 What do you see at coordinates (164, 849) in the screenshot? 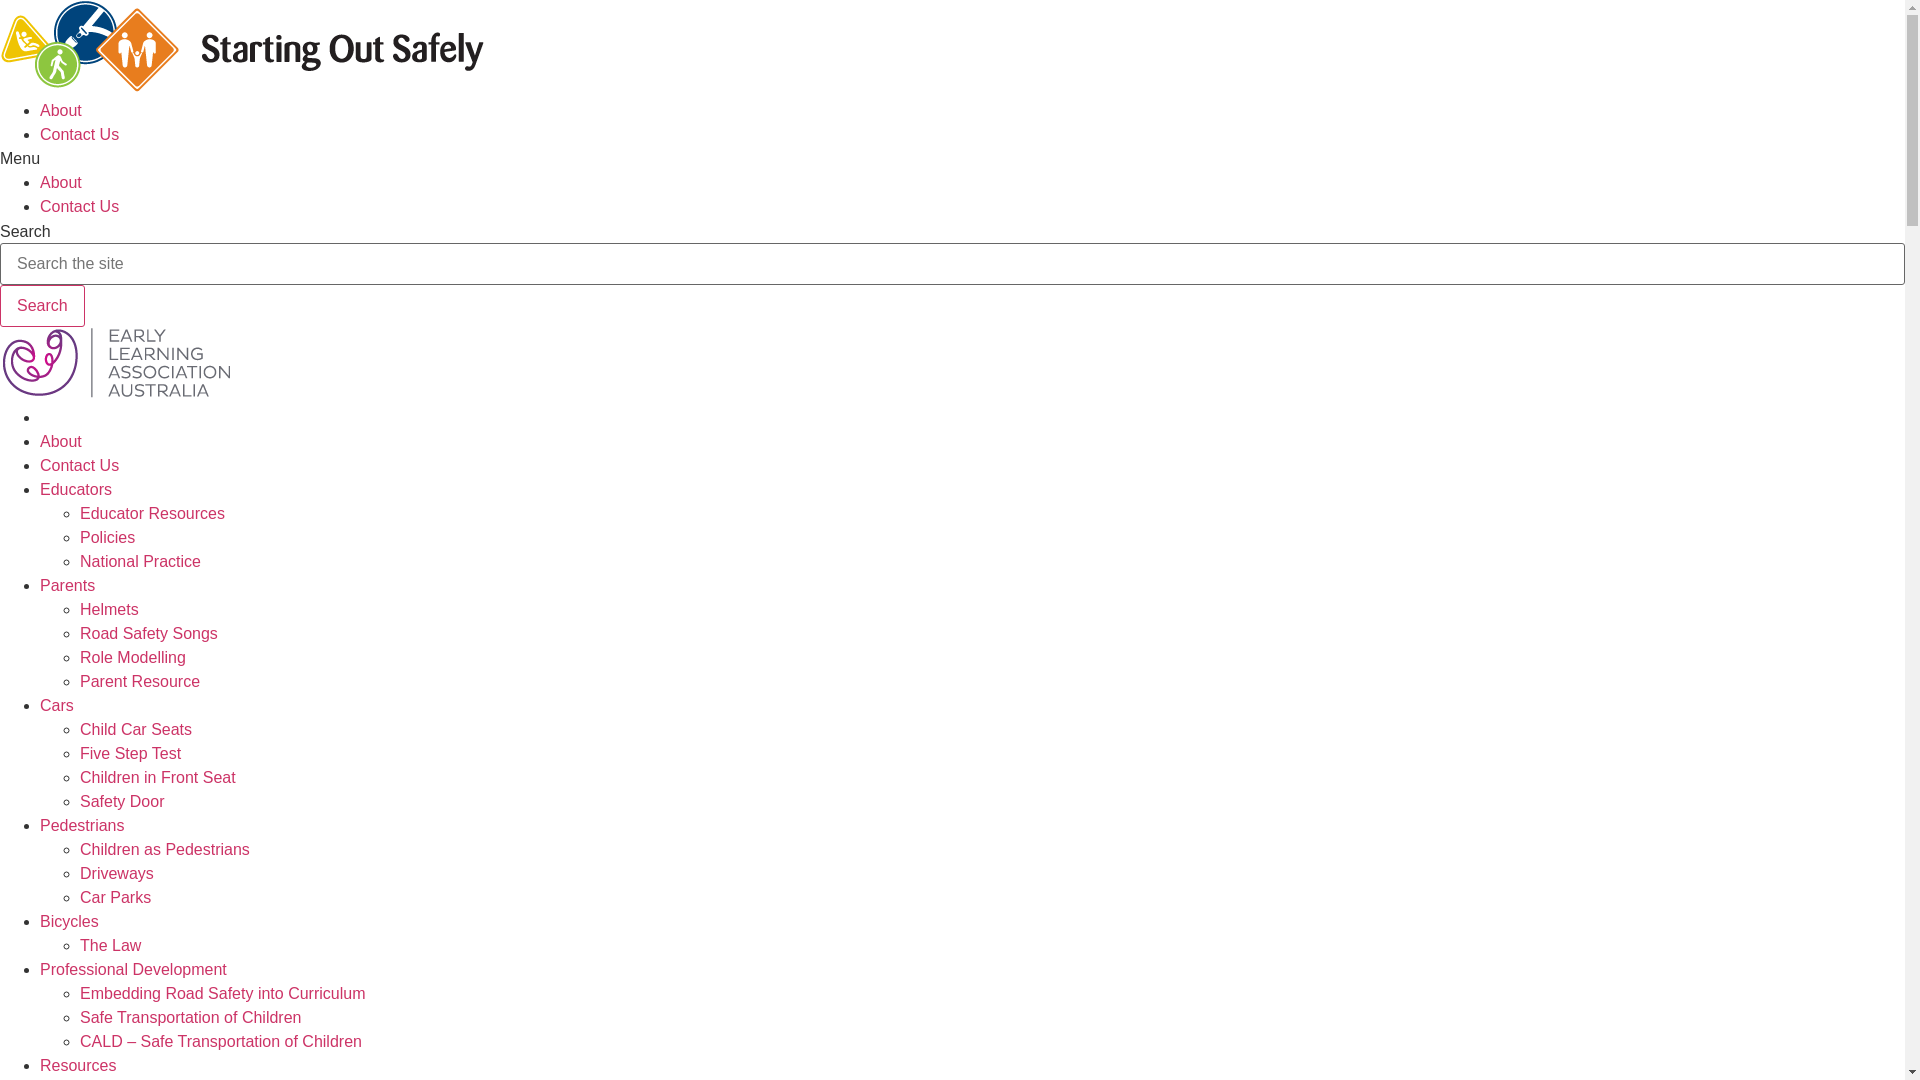
I see `'Children as Pedestrians'` at bounding box center [164, 849].